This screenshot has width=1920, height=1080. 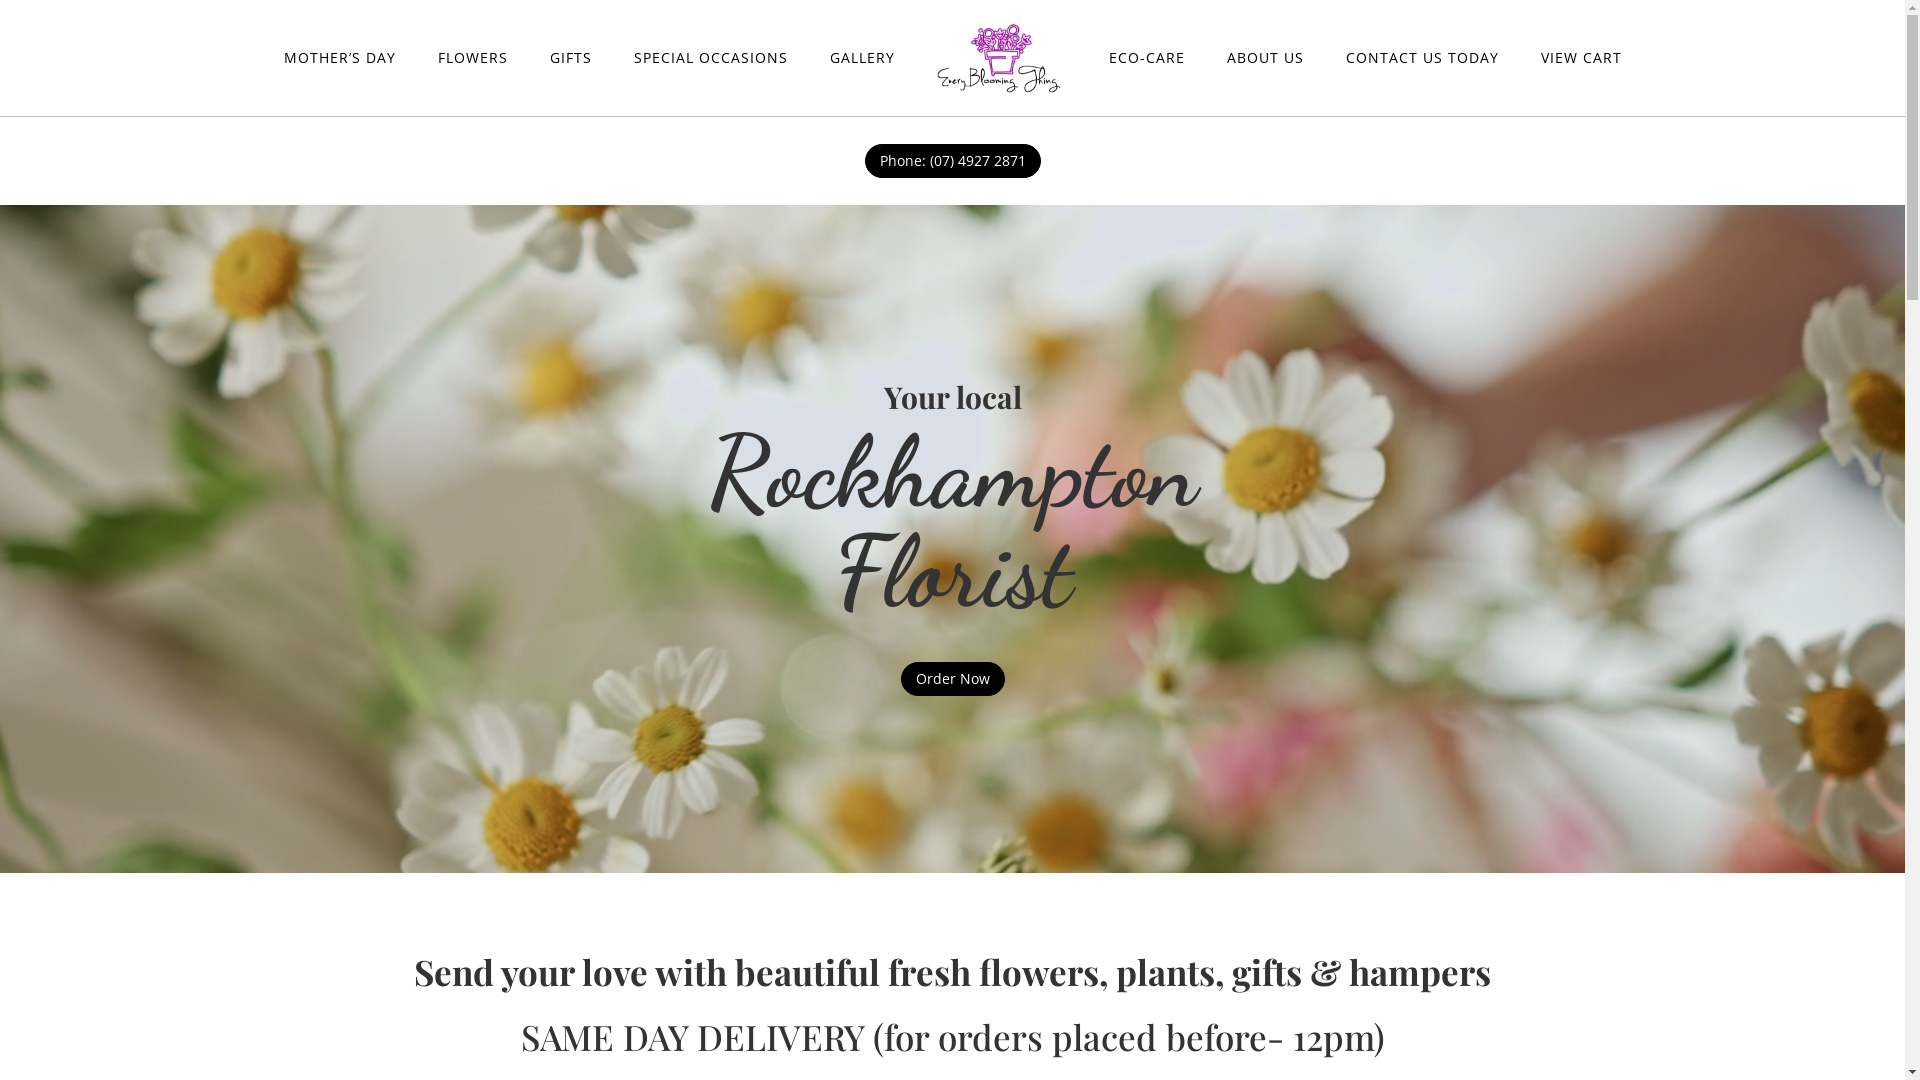 I want to click on 'CONTACT US TODAY', so click(x=1421, y=56).